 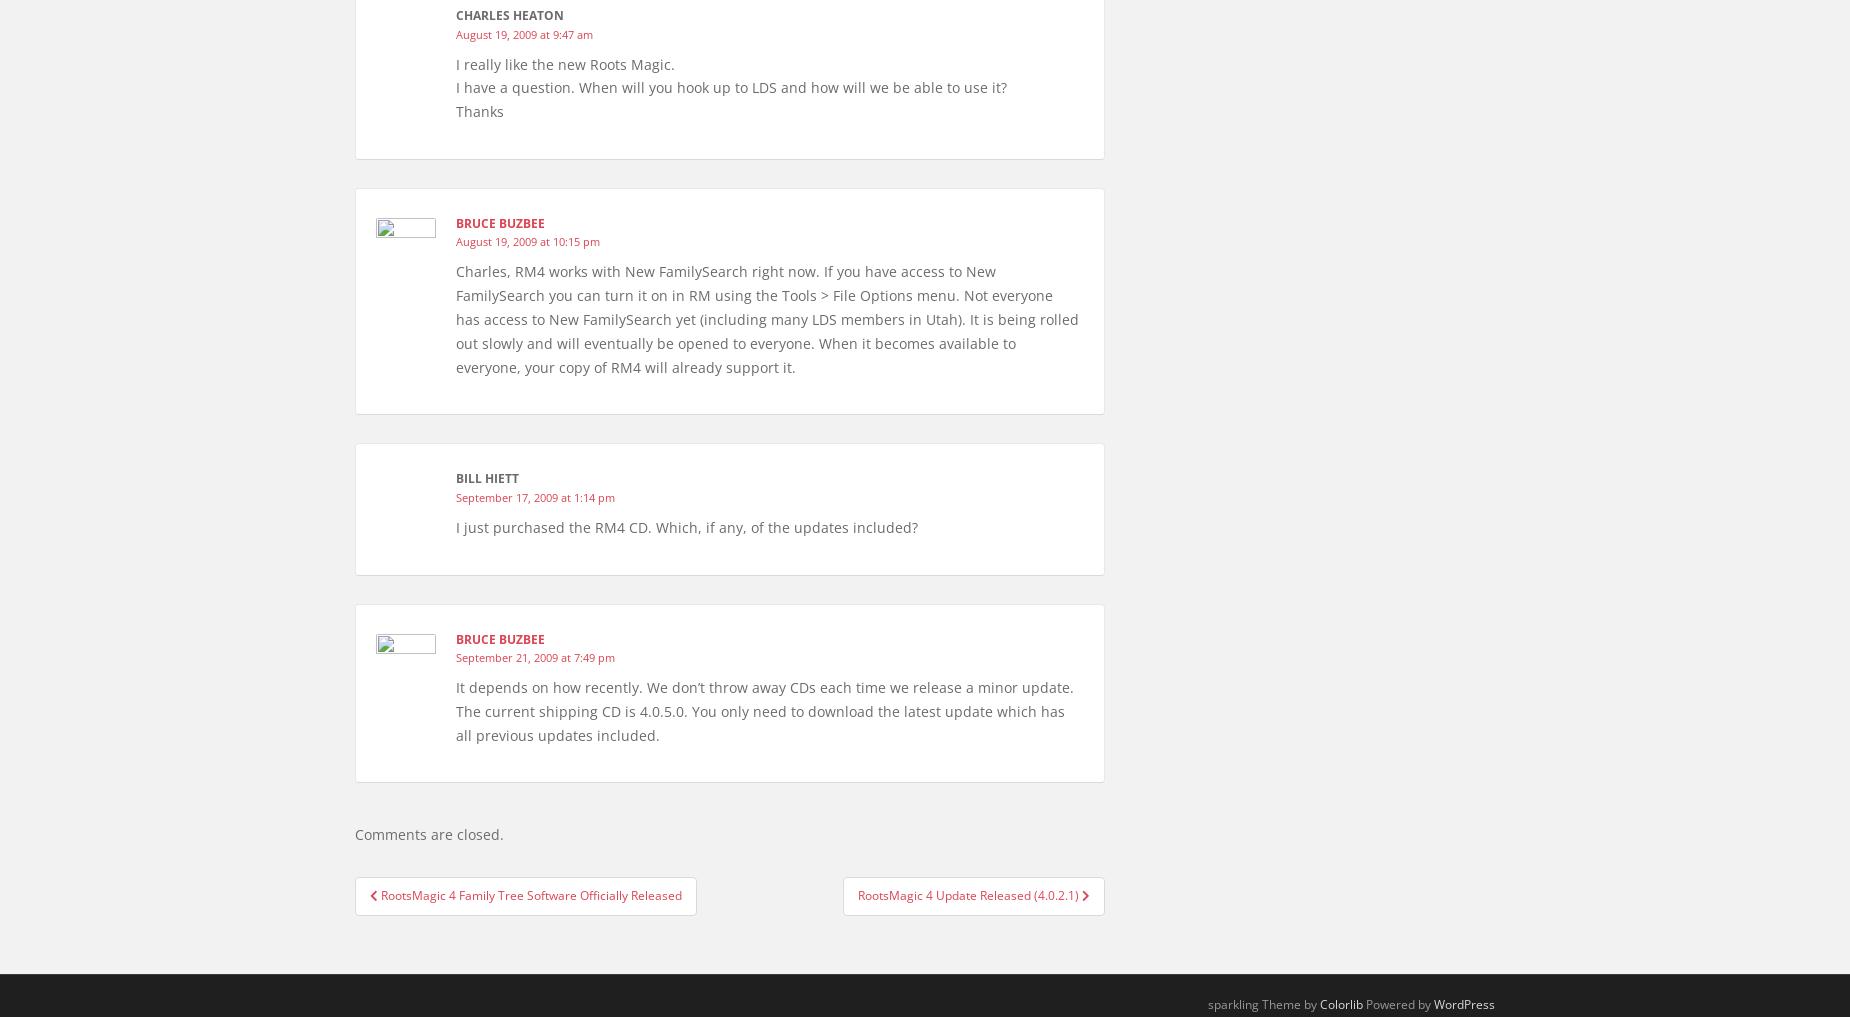 I want to click on 'Thanks', so click(x=480, y=111).